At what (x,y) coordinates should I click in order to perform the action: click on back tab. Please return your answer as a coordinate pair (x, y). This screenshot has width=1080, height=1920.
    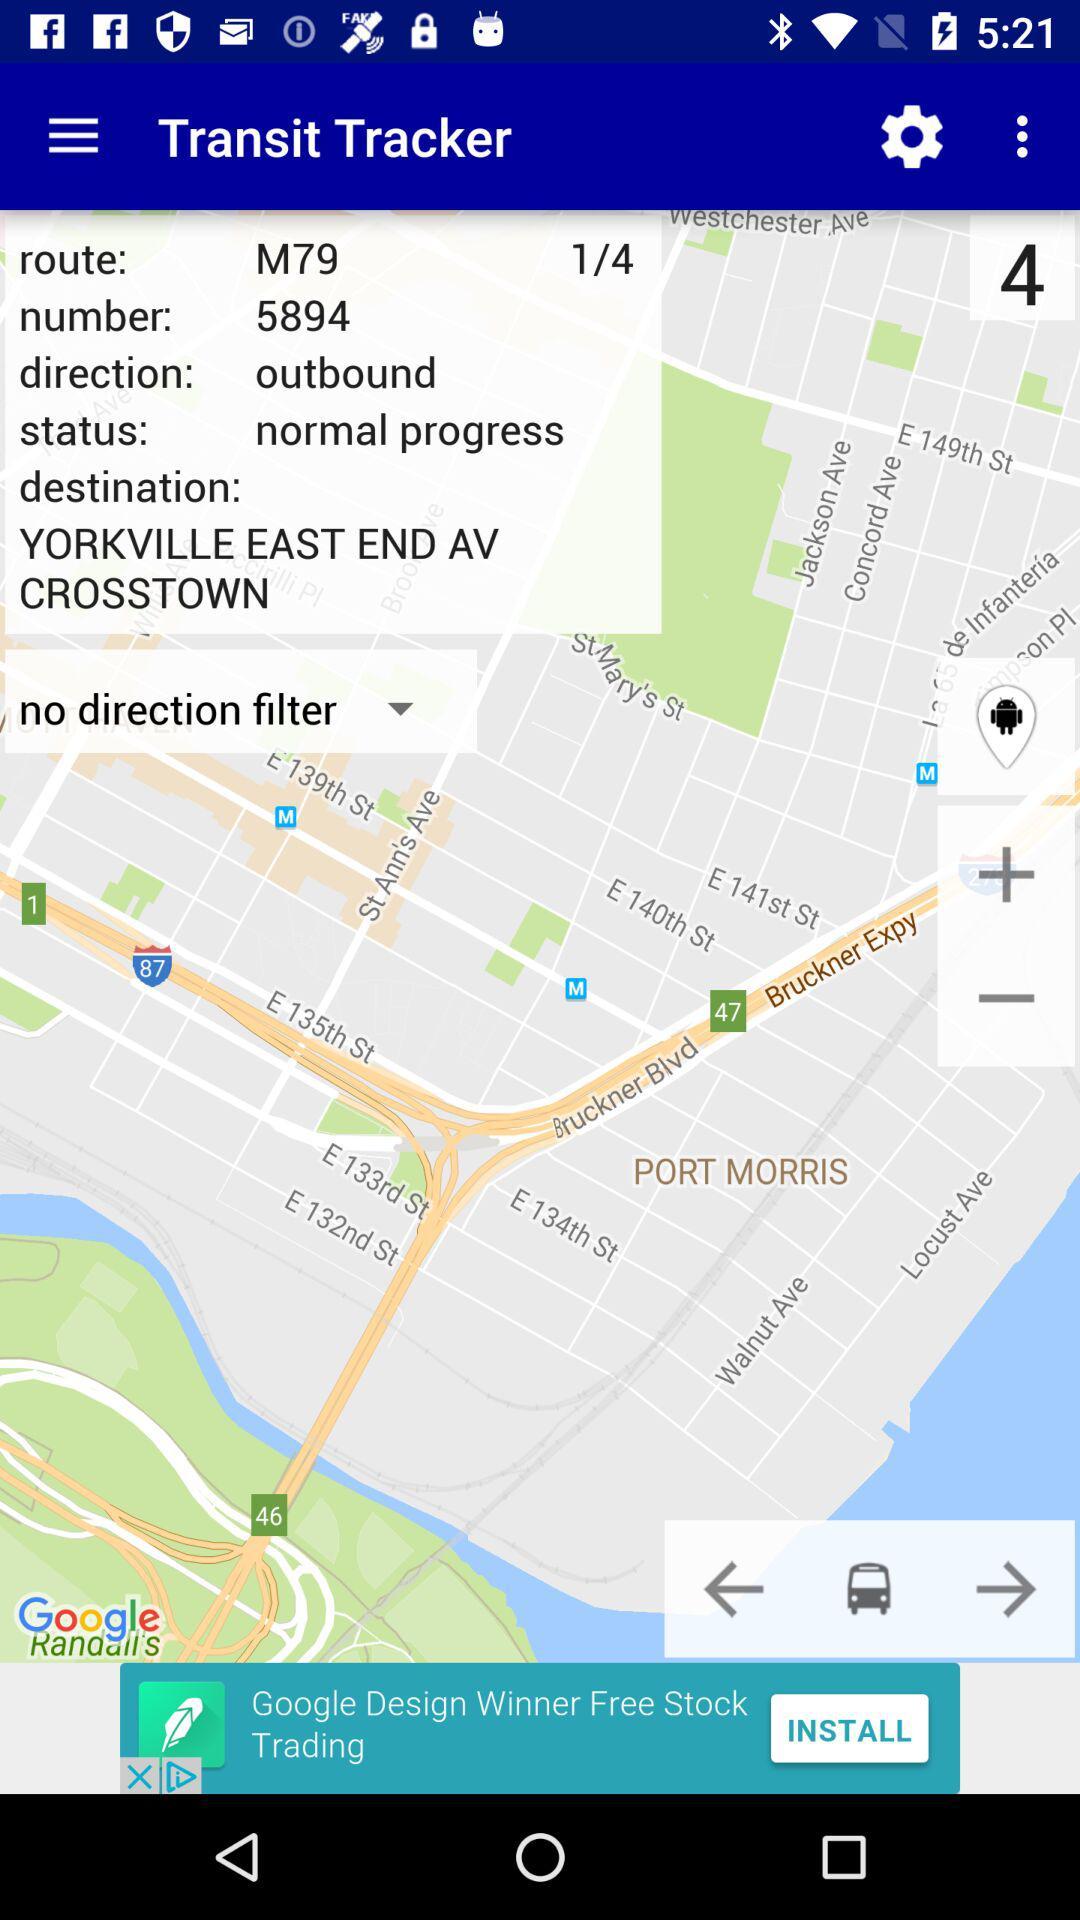
    Looking at the image, I should click on (733, 1587).